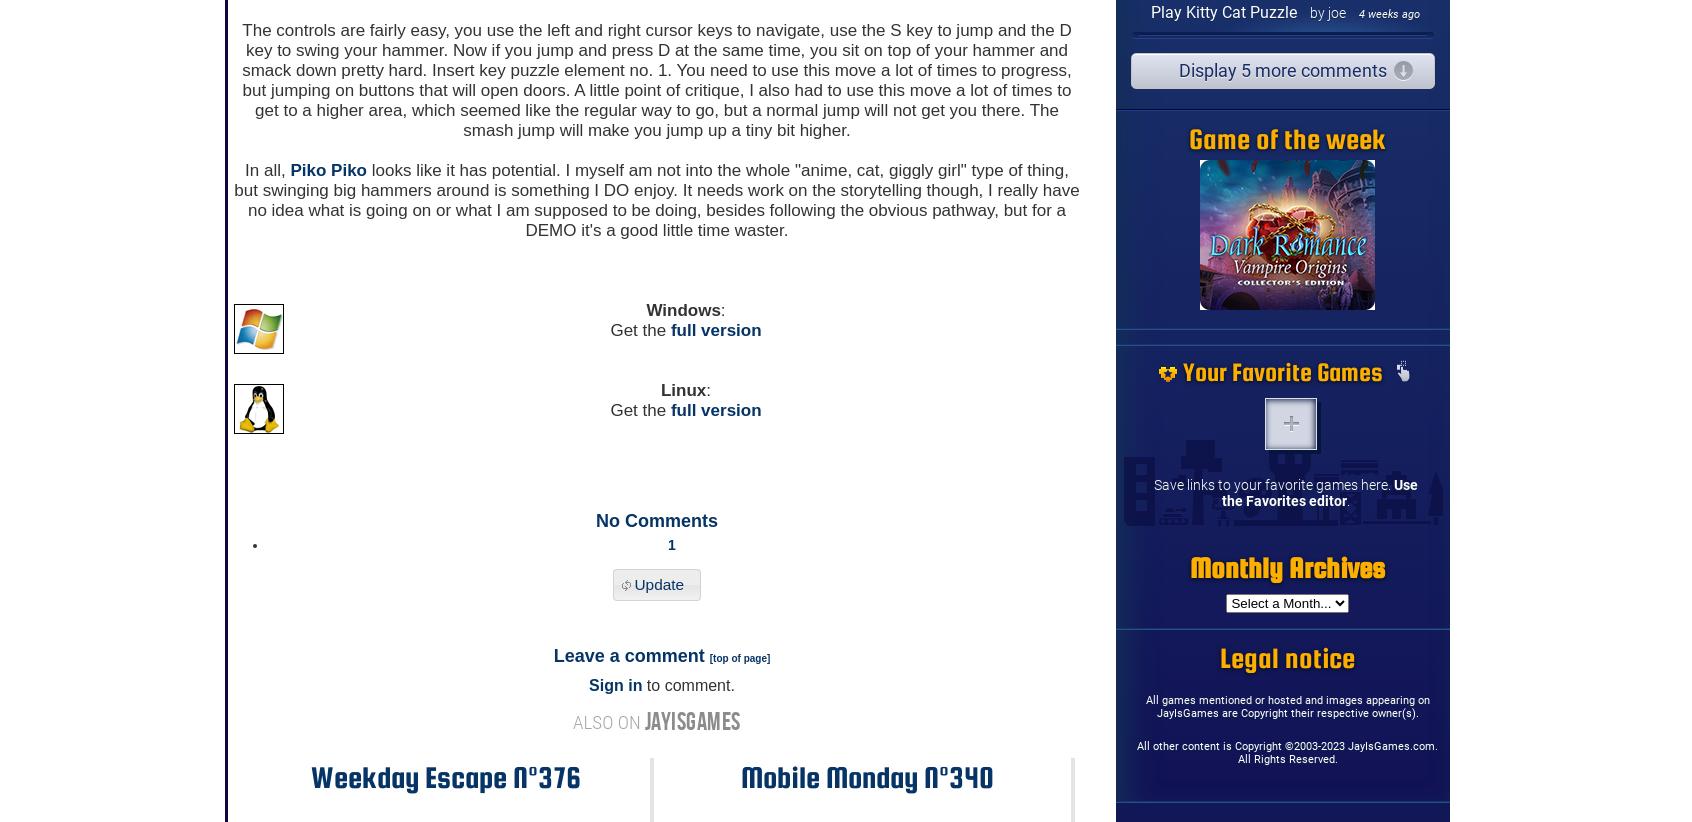 The image size is (1692, 822). I want to click on 'Leave a comment', so click(629, 656).